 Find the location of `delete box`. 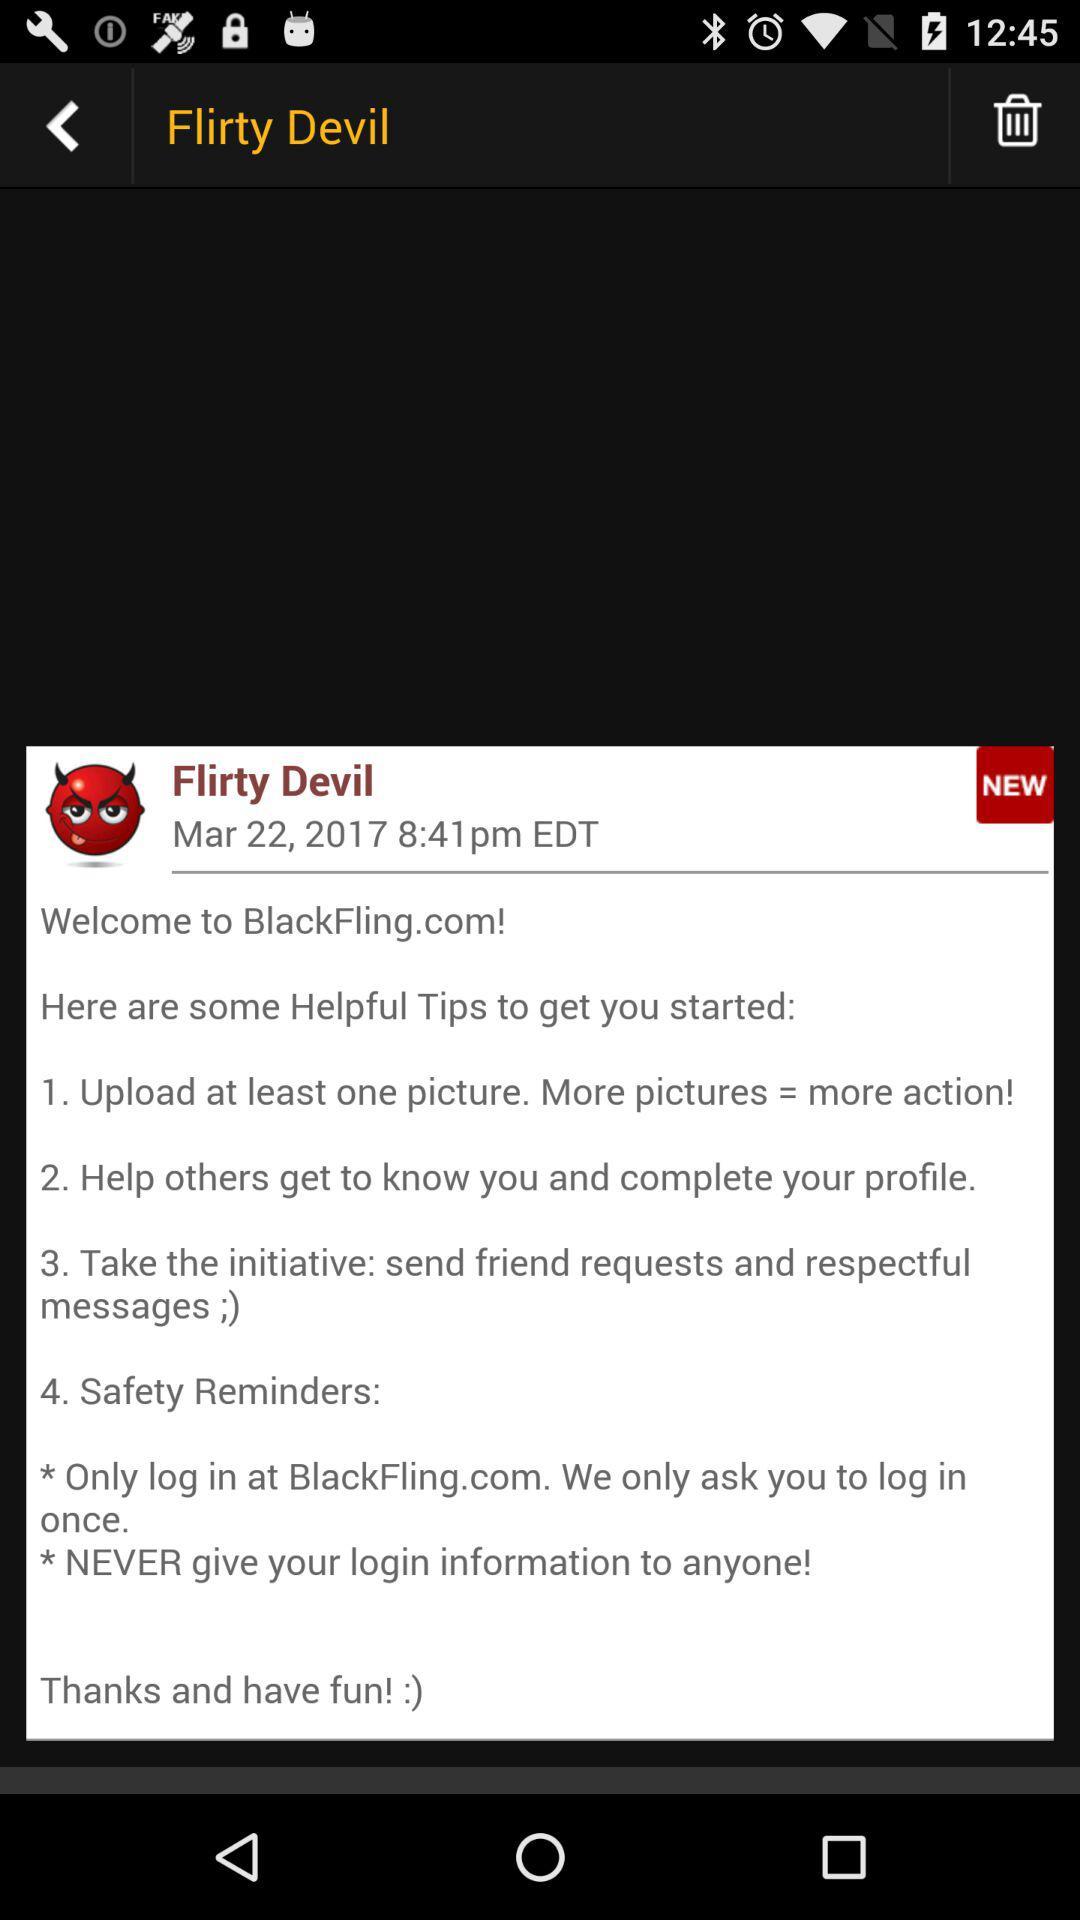

delete box is located at coordinates (1018, 124).